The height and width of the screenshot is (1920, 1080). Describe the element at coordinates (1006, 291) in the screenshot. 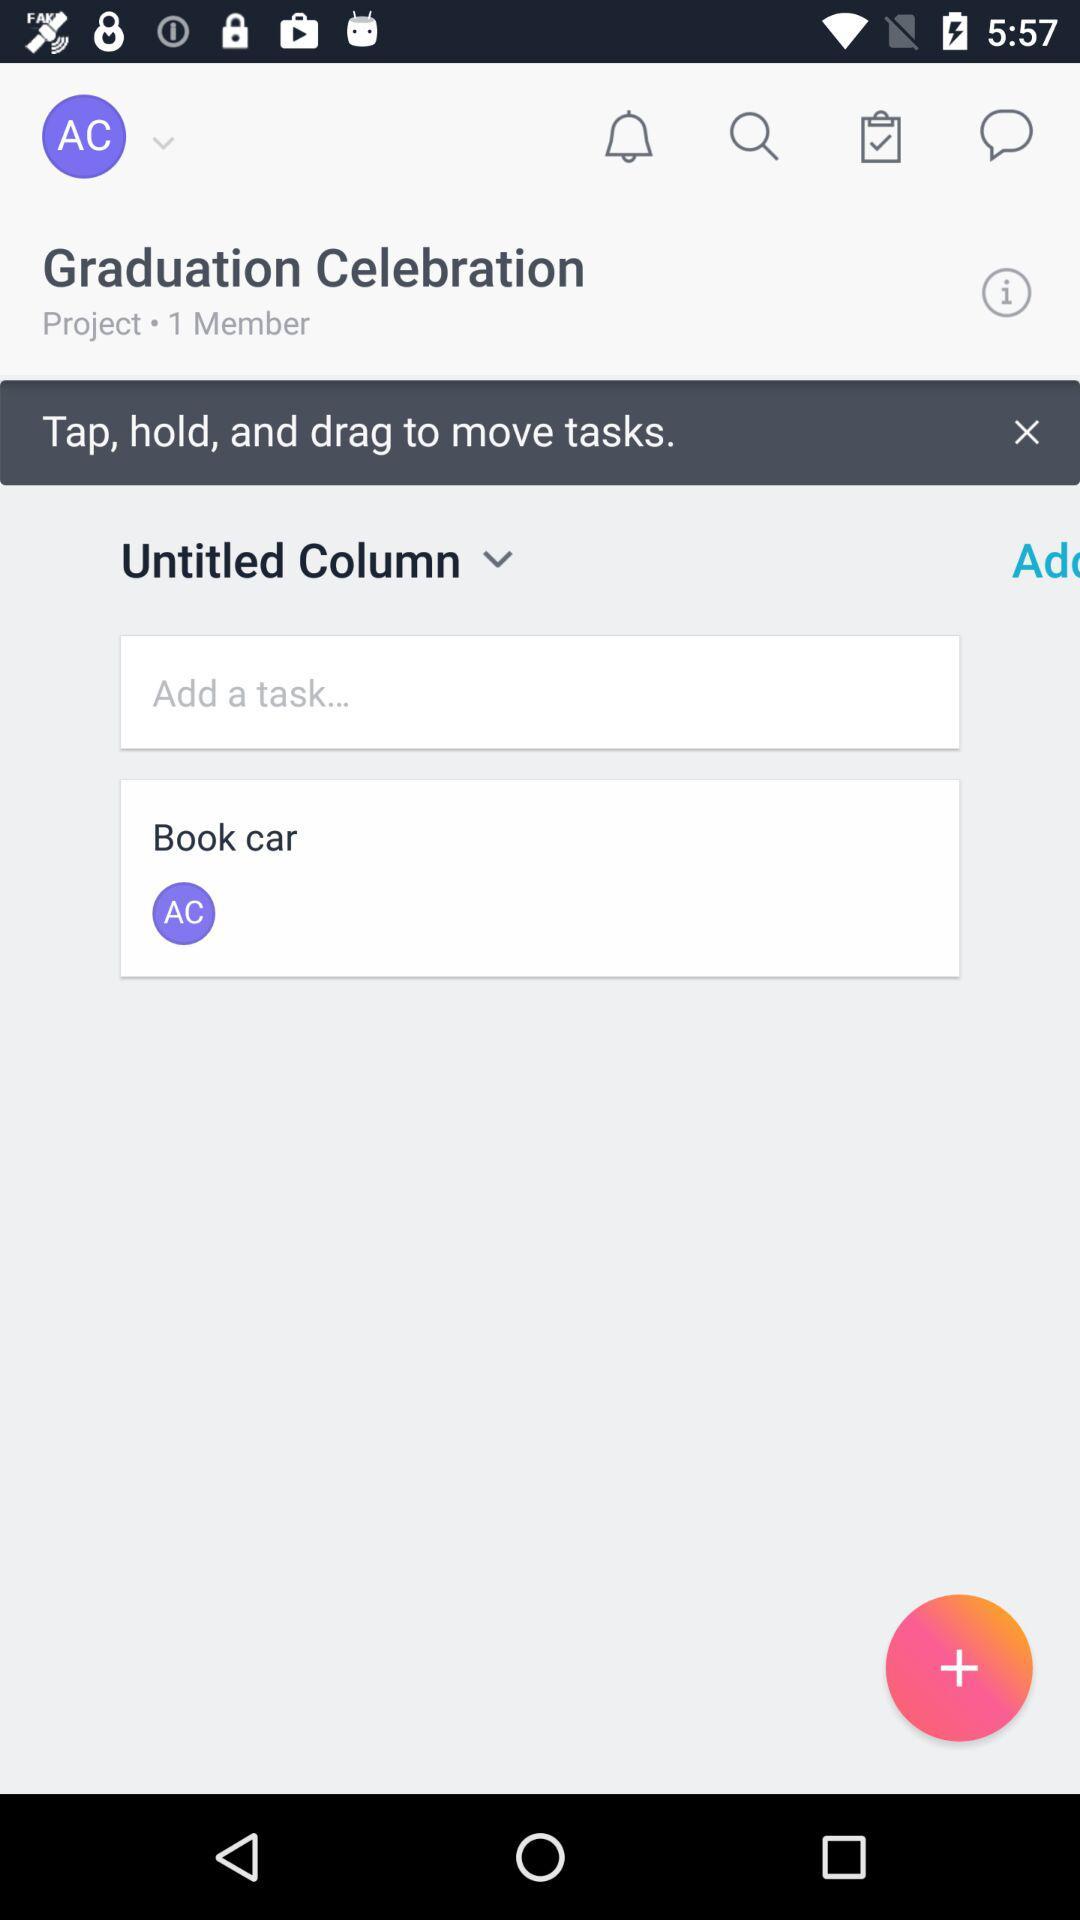

I see `the item to the right of graduation celebration item` at that location.